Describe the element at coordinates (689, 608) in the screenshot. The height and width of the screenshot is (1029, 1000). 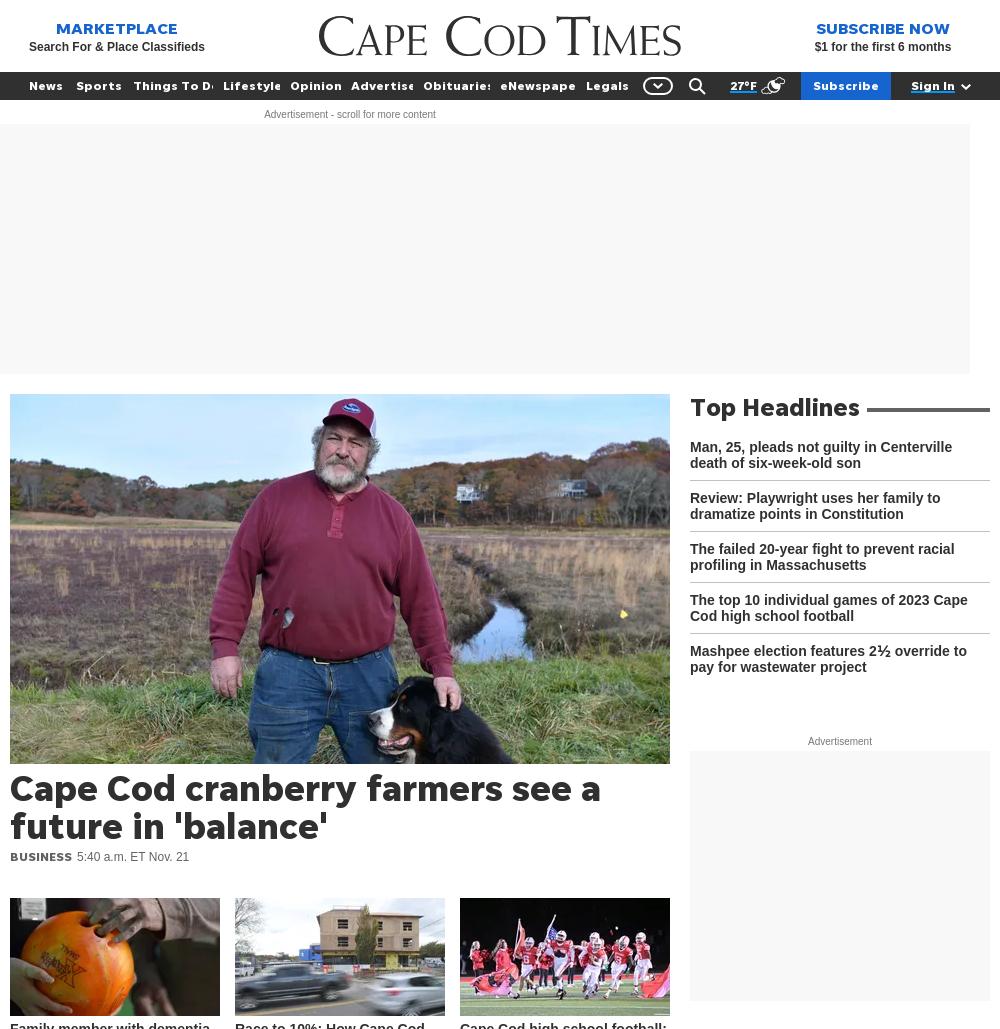
I see `'The top 10 individual games of 2023 Cape Cod high school football'` at that location.